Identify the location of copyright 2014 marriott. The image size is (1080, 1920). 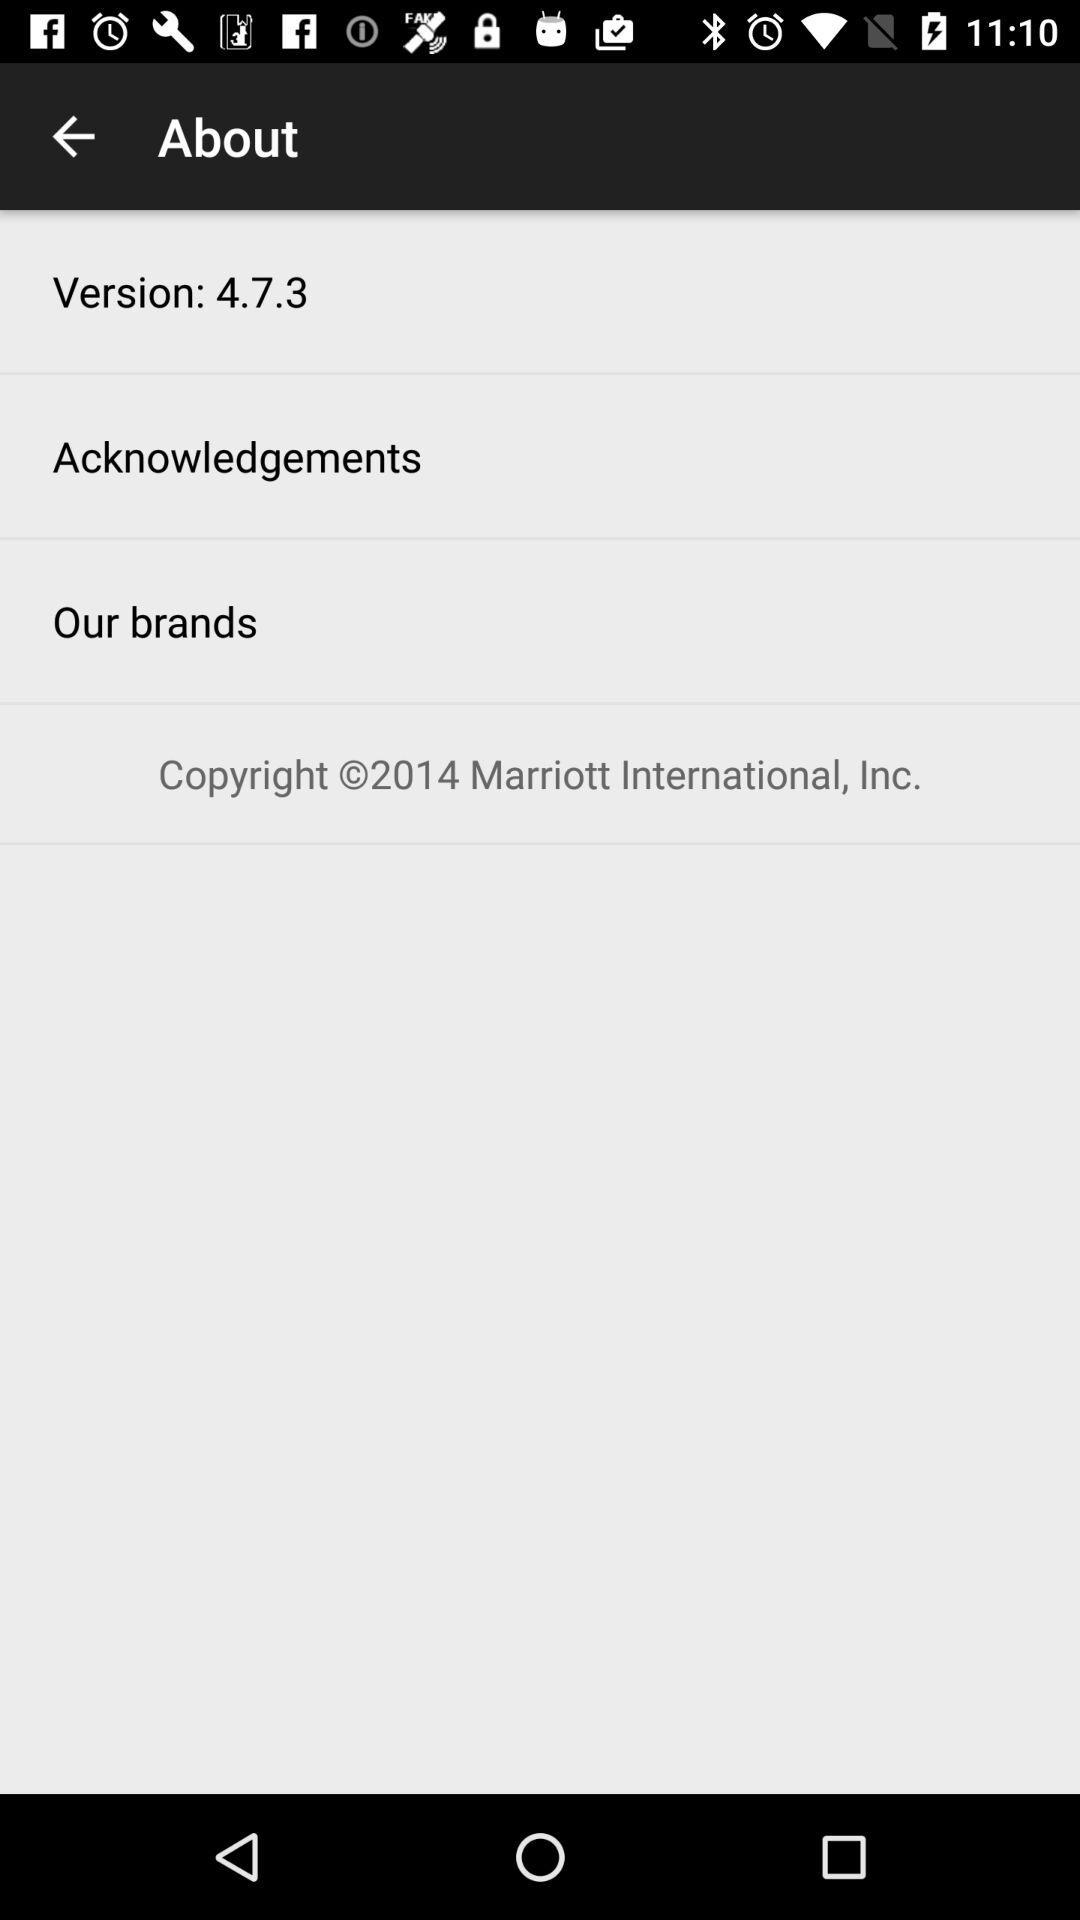
(540, 772).